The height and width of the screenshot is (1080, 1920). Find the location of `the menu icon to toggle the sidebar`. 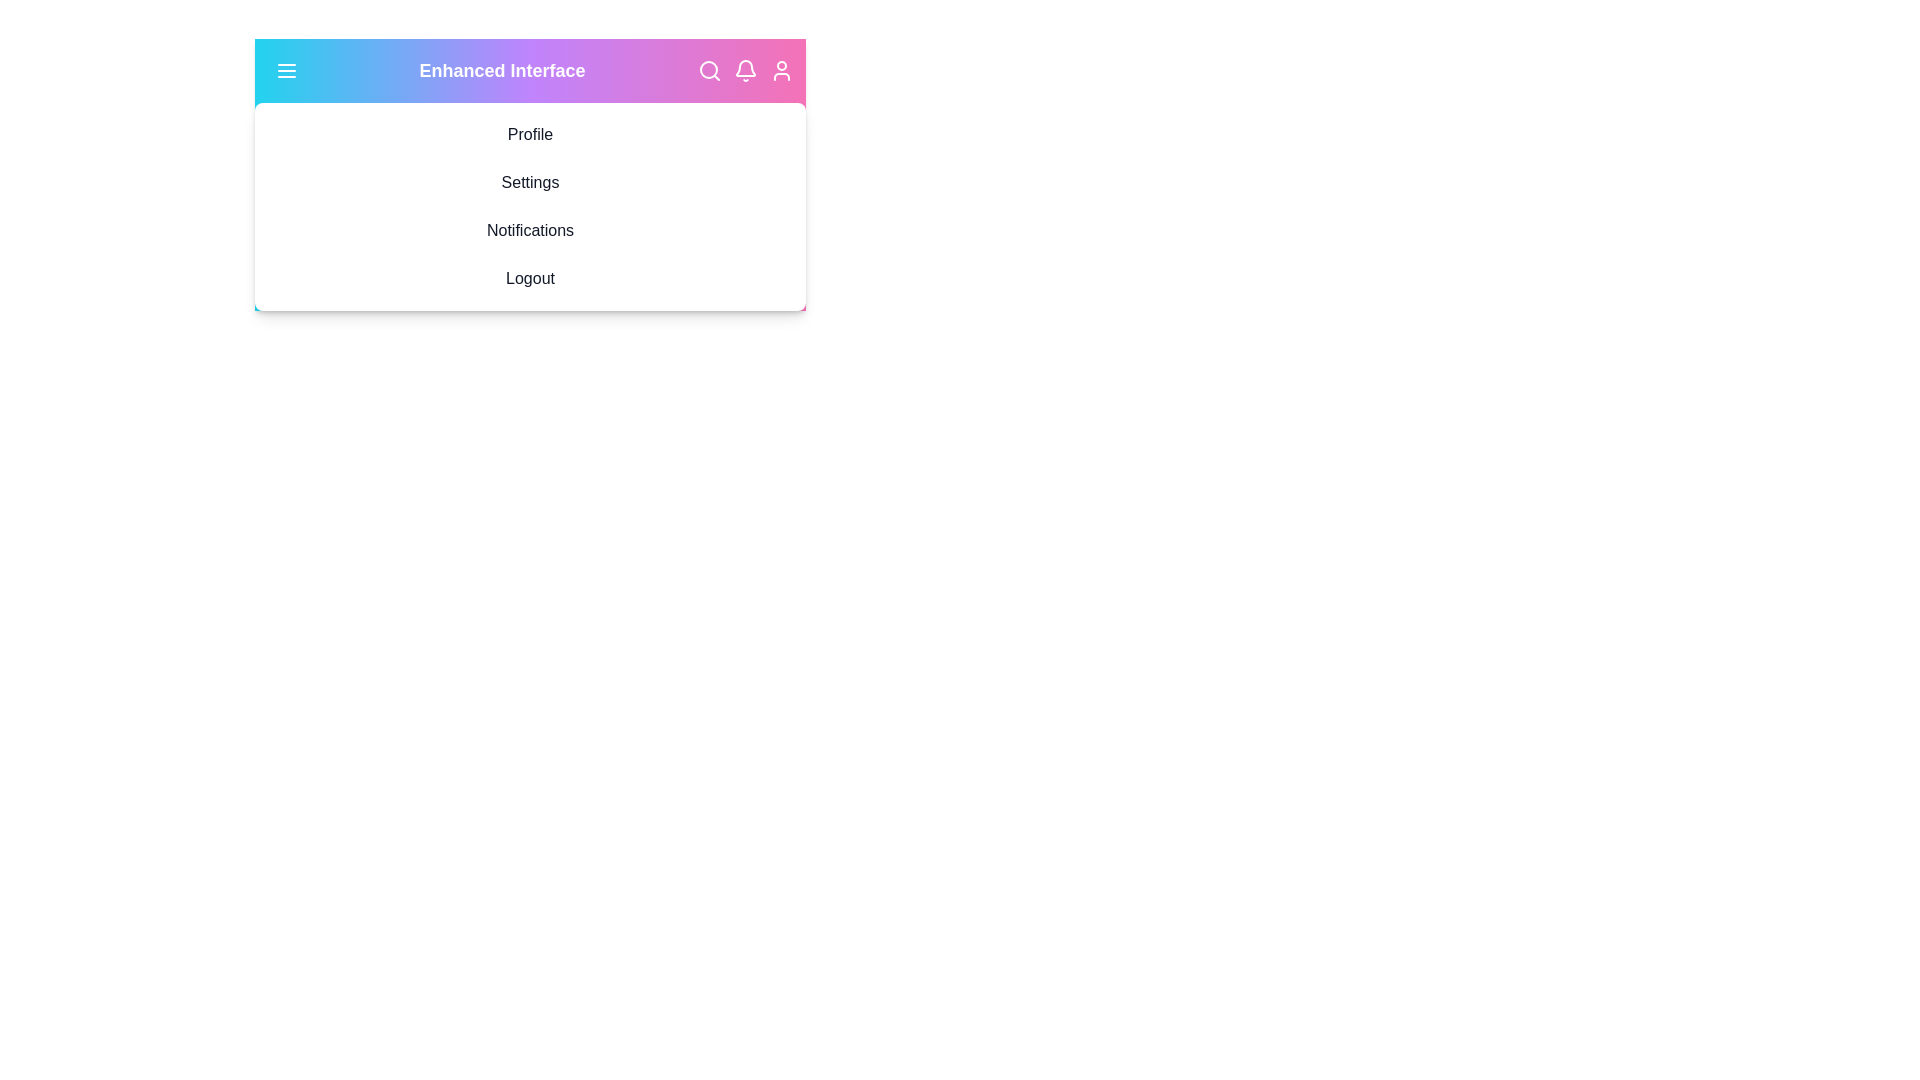

the menu icon to toggle the sidebar is located at coordinates (286, 69).